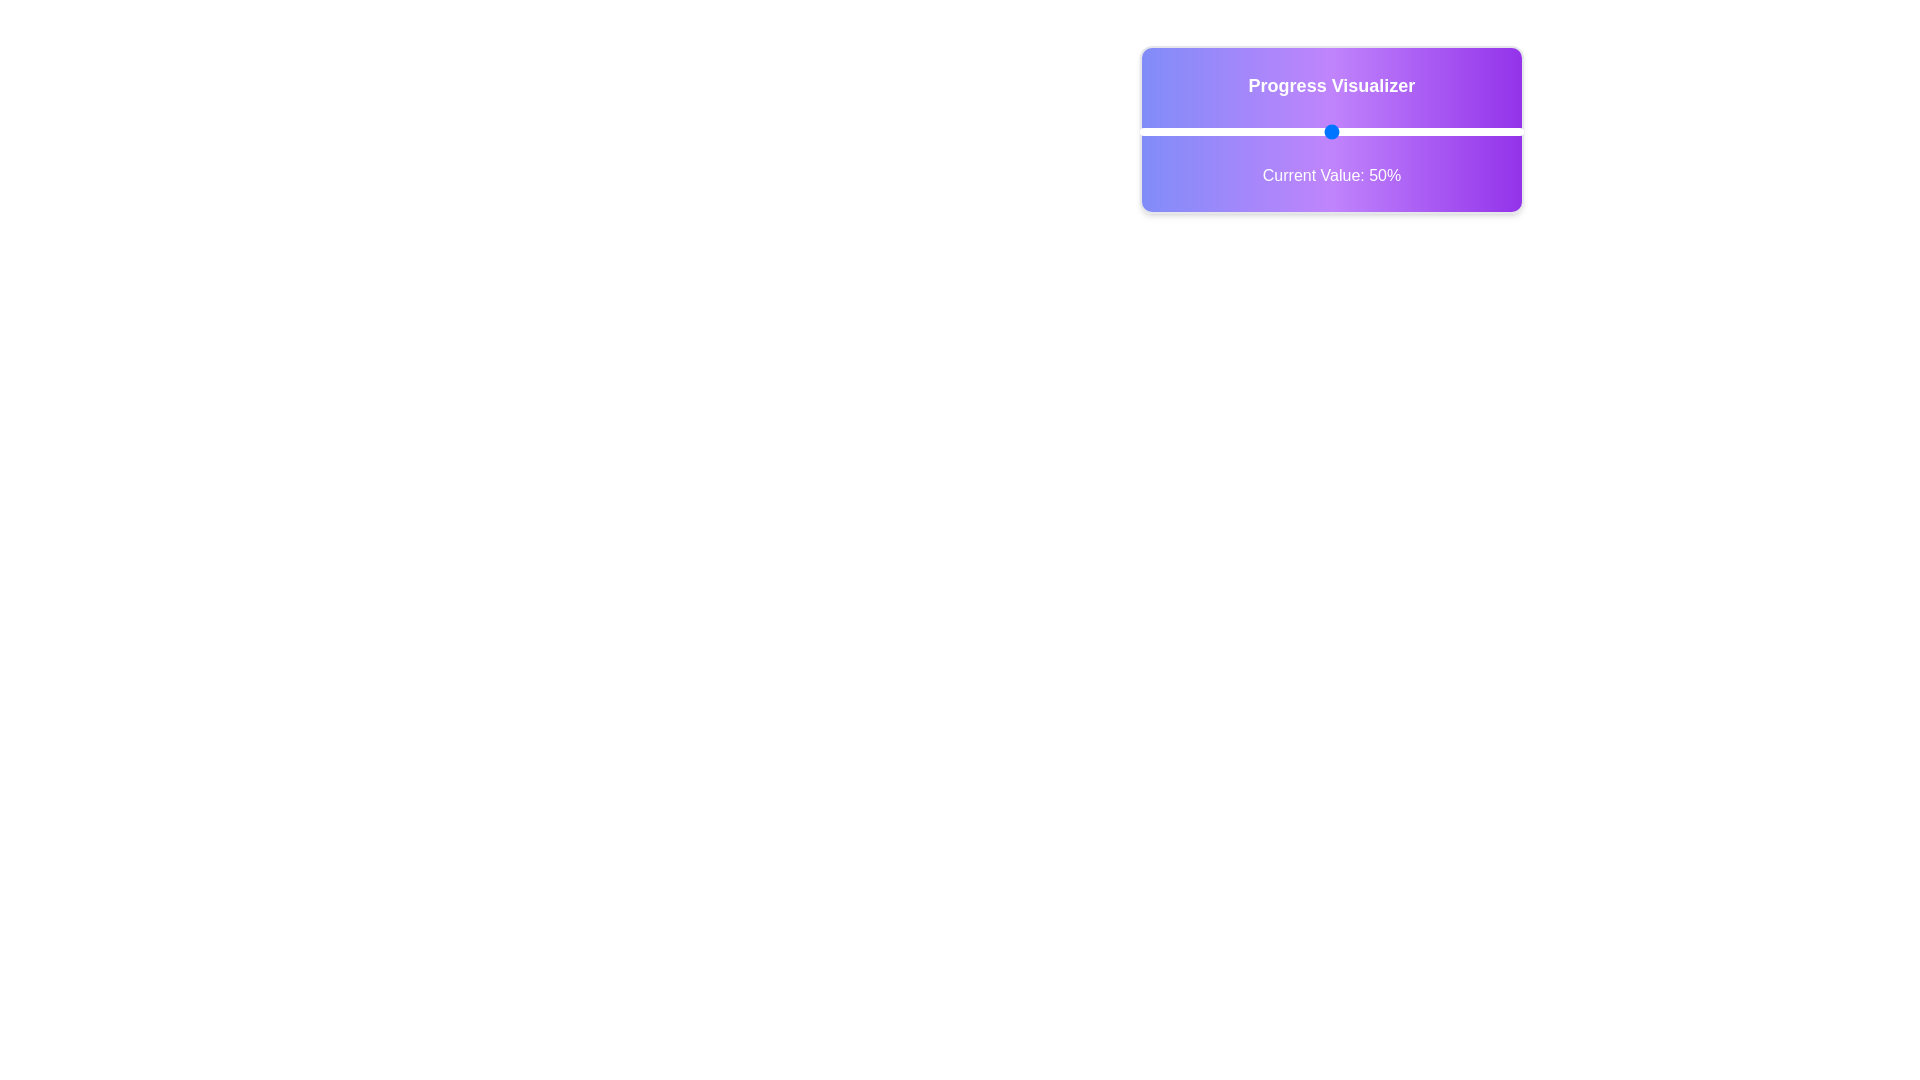  What do you see at coordinates (1454, 131) in the screenshot?
I see `the slider to set the progress value to 82` at bounding box center [1454, 131].